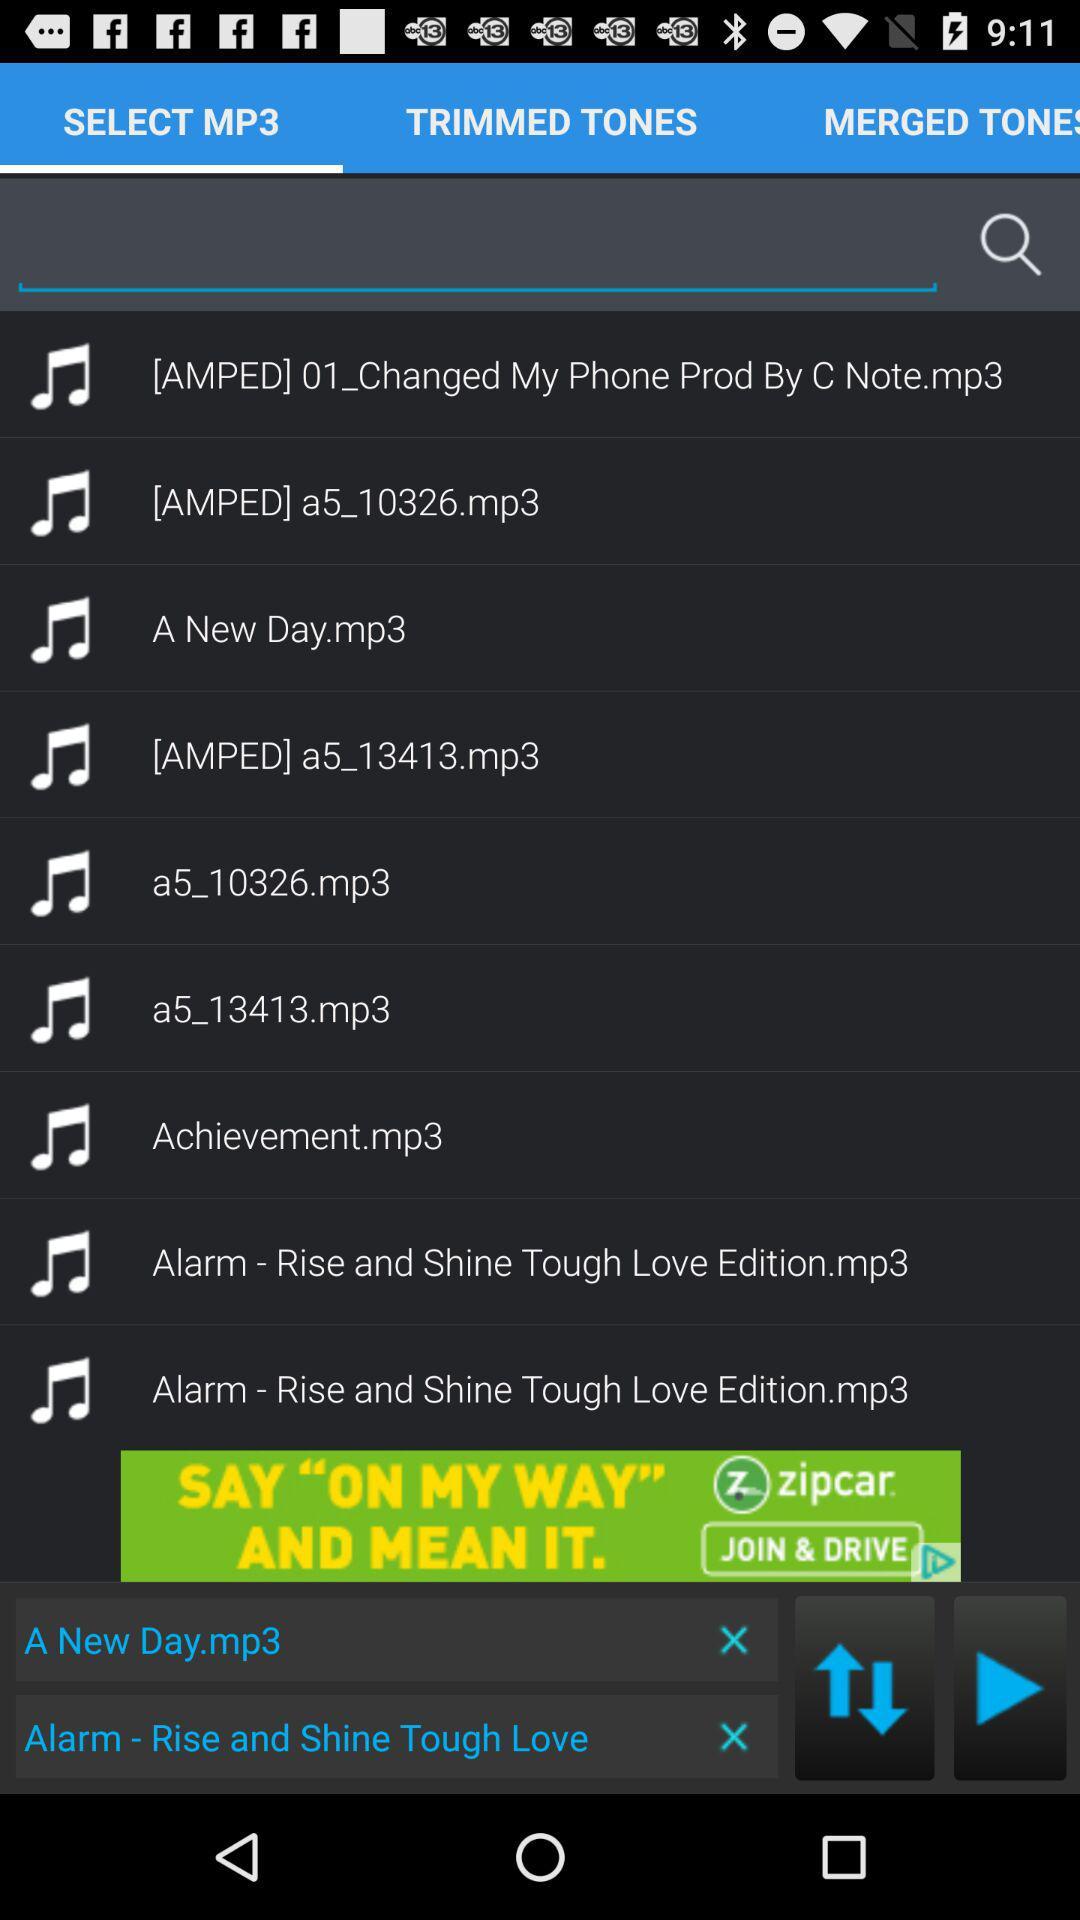 The width and height of the screenshot is (1080, 1920). Describe the element at coordinates (863, 1687) in the screenshot. I see `sufffle songs` at that location.